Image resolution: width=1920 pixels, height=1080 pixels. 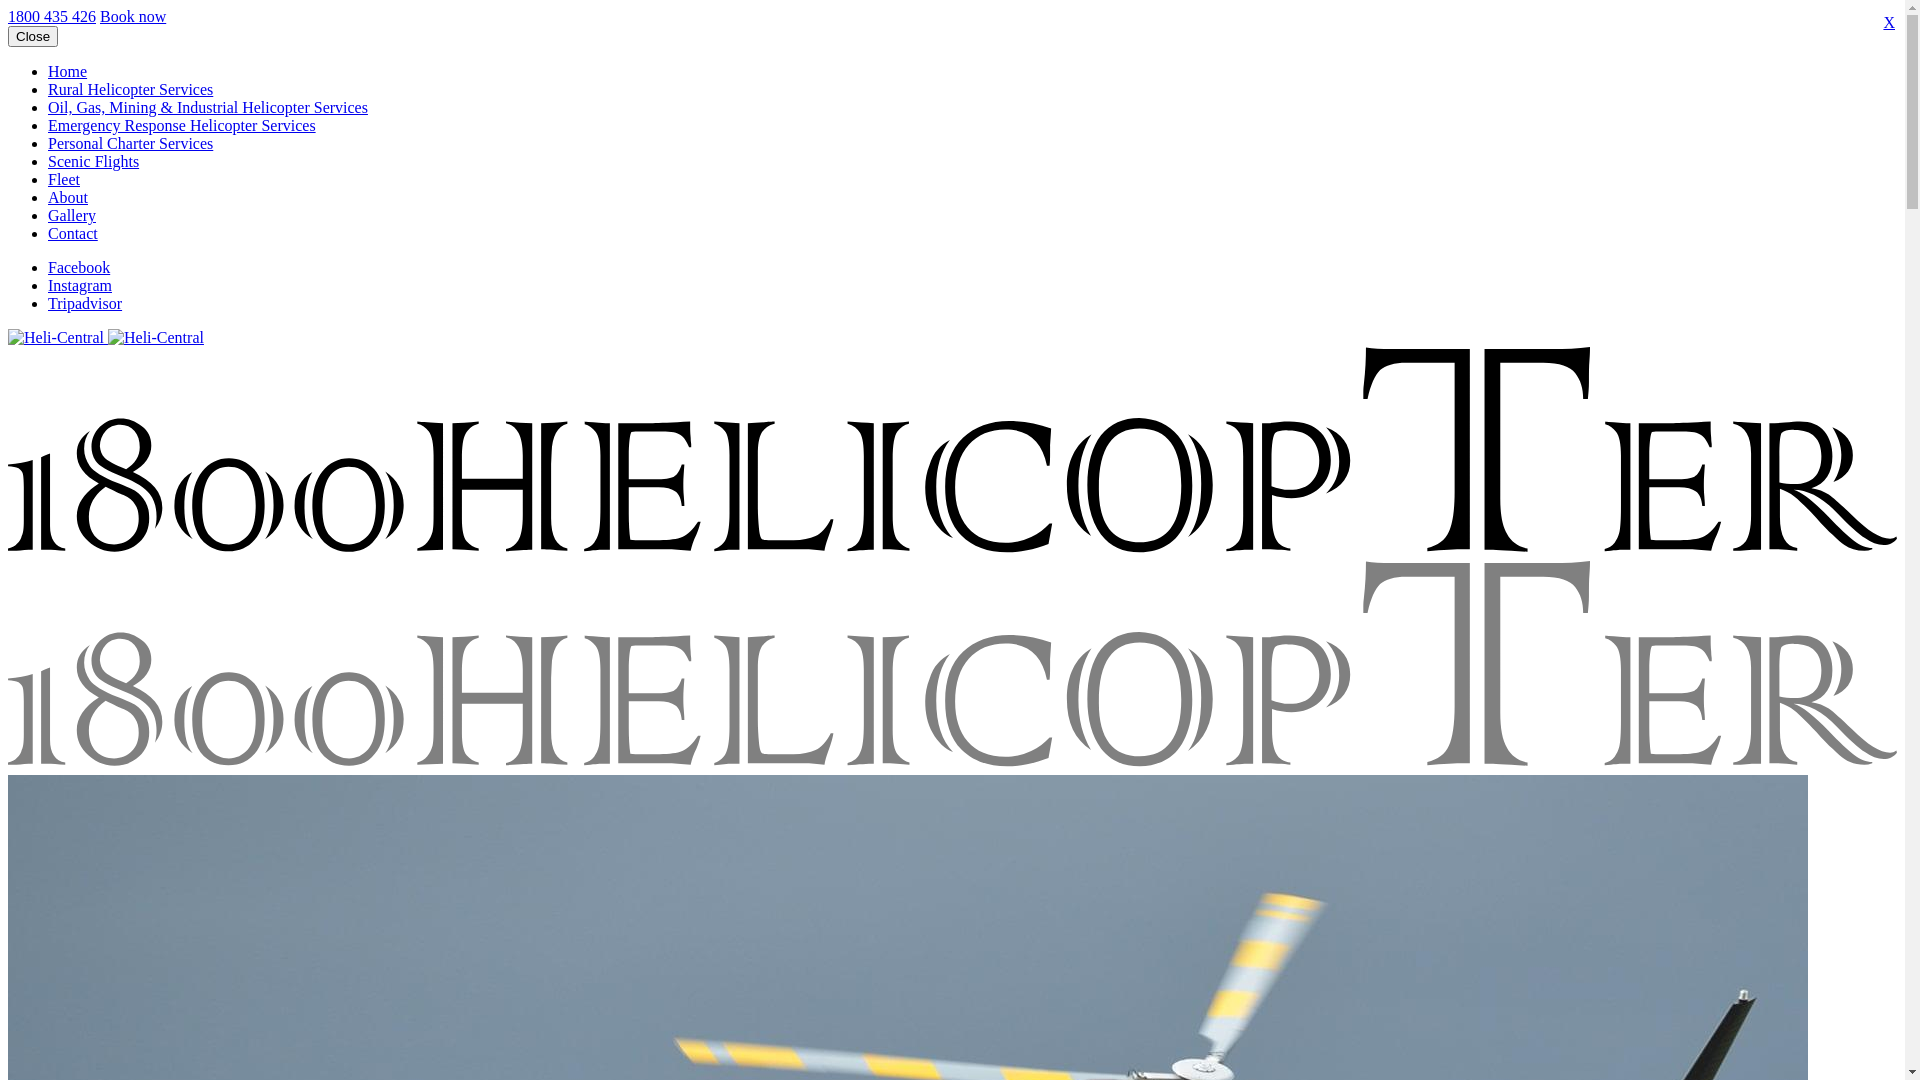 I want to click on 'Rural Helicopter Services', so click(x=129, y=88).